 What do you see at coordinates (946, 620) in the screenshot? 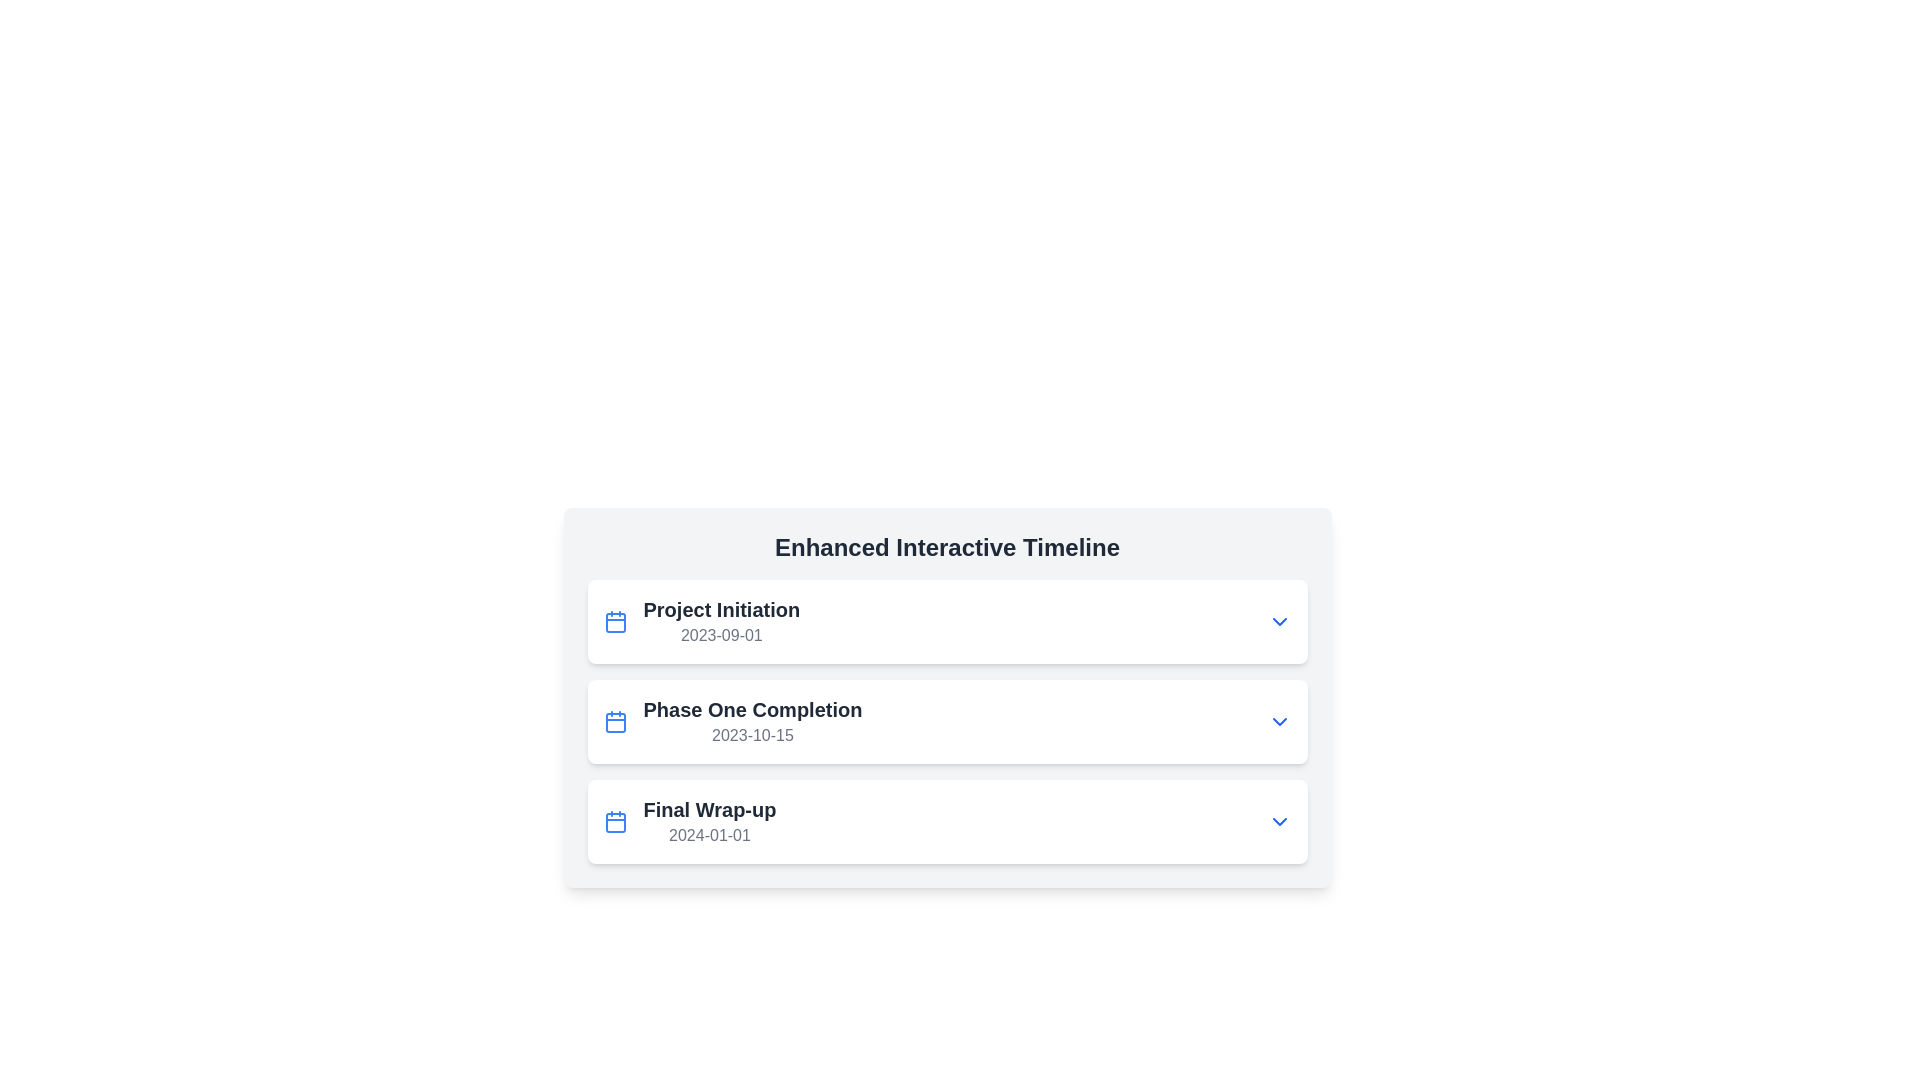
I see `the first interactive list item in the timeline` at bounding box center [946, 620].